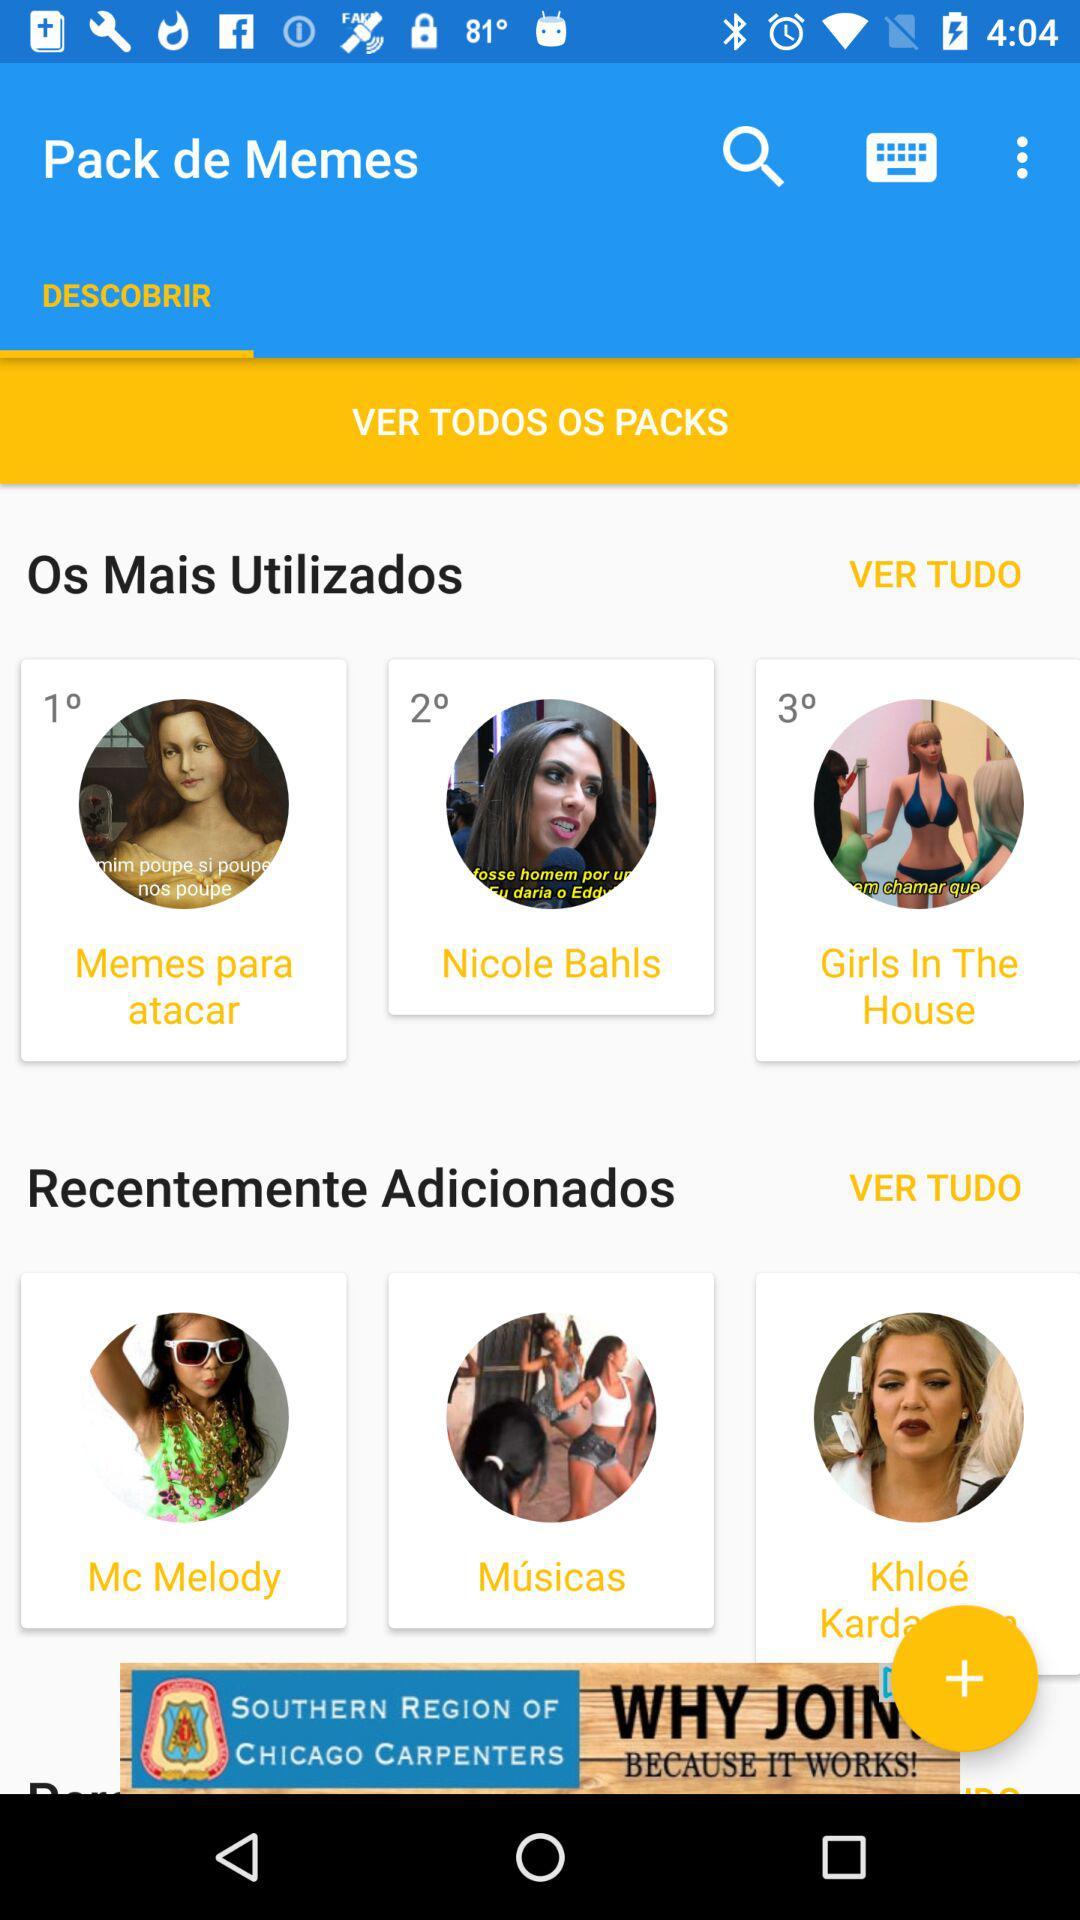 The width and height of the screenshot is (1080, 1920). What do you see at coordinates (963, 1678) in the screenshot?
I see `pack` at bounding box center [963, 1678].